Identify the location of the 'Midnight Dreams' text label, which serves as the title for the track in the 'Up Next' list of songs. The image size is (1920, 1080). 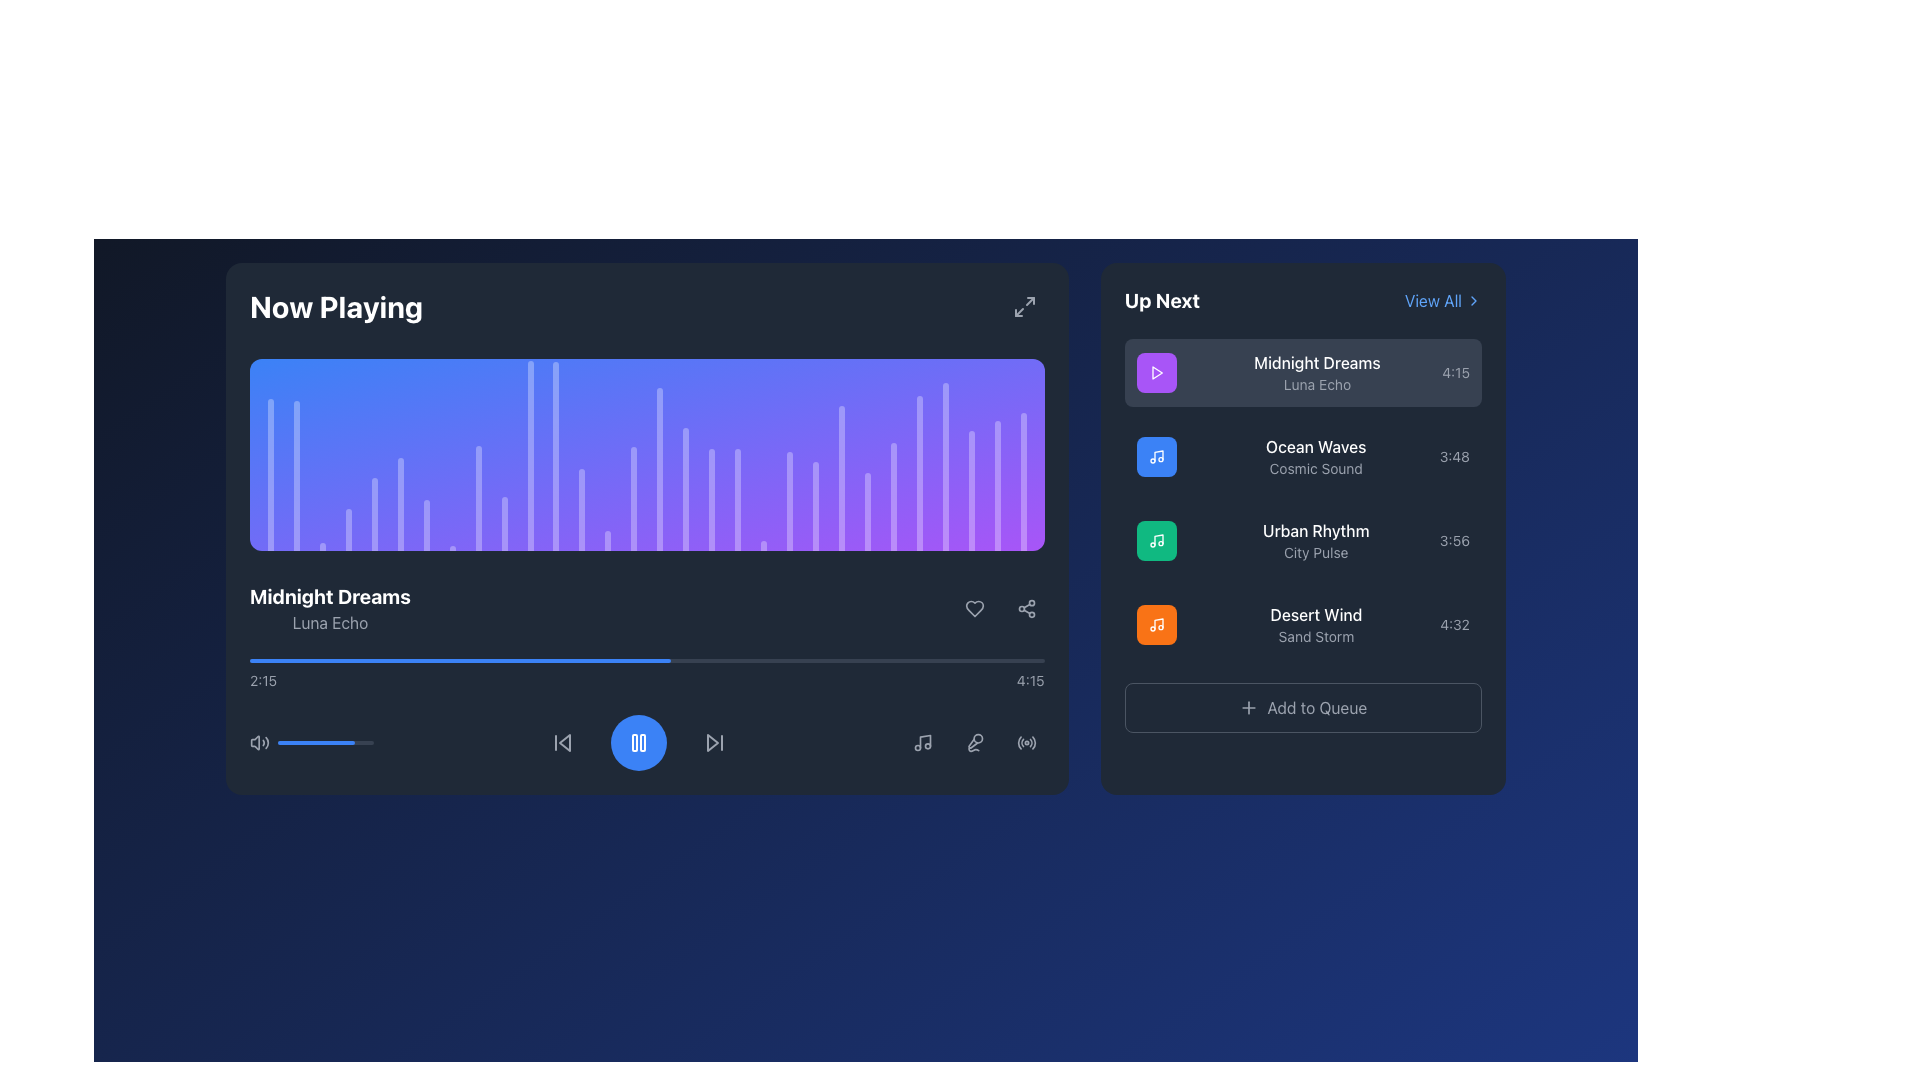
(1317, 362).